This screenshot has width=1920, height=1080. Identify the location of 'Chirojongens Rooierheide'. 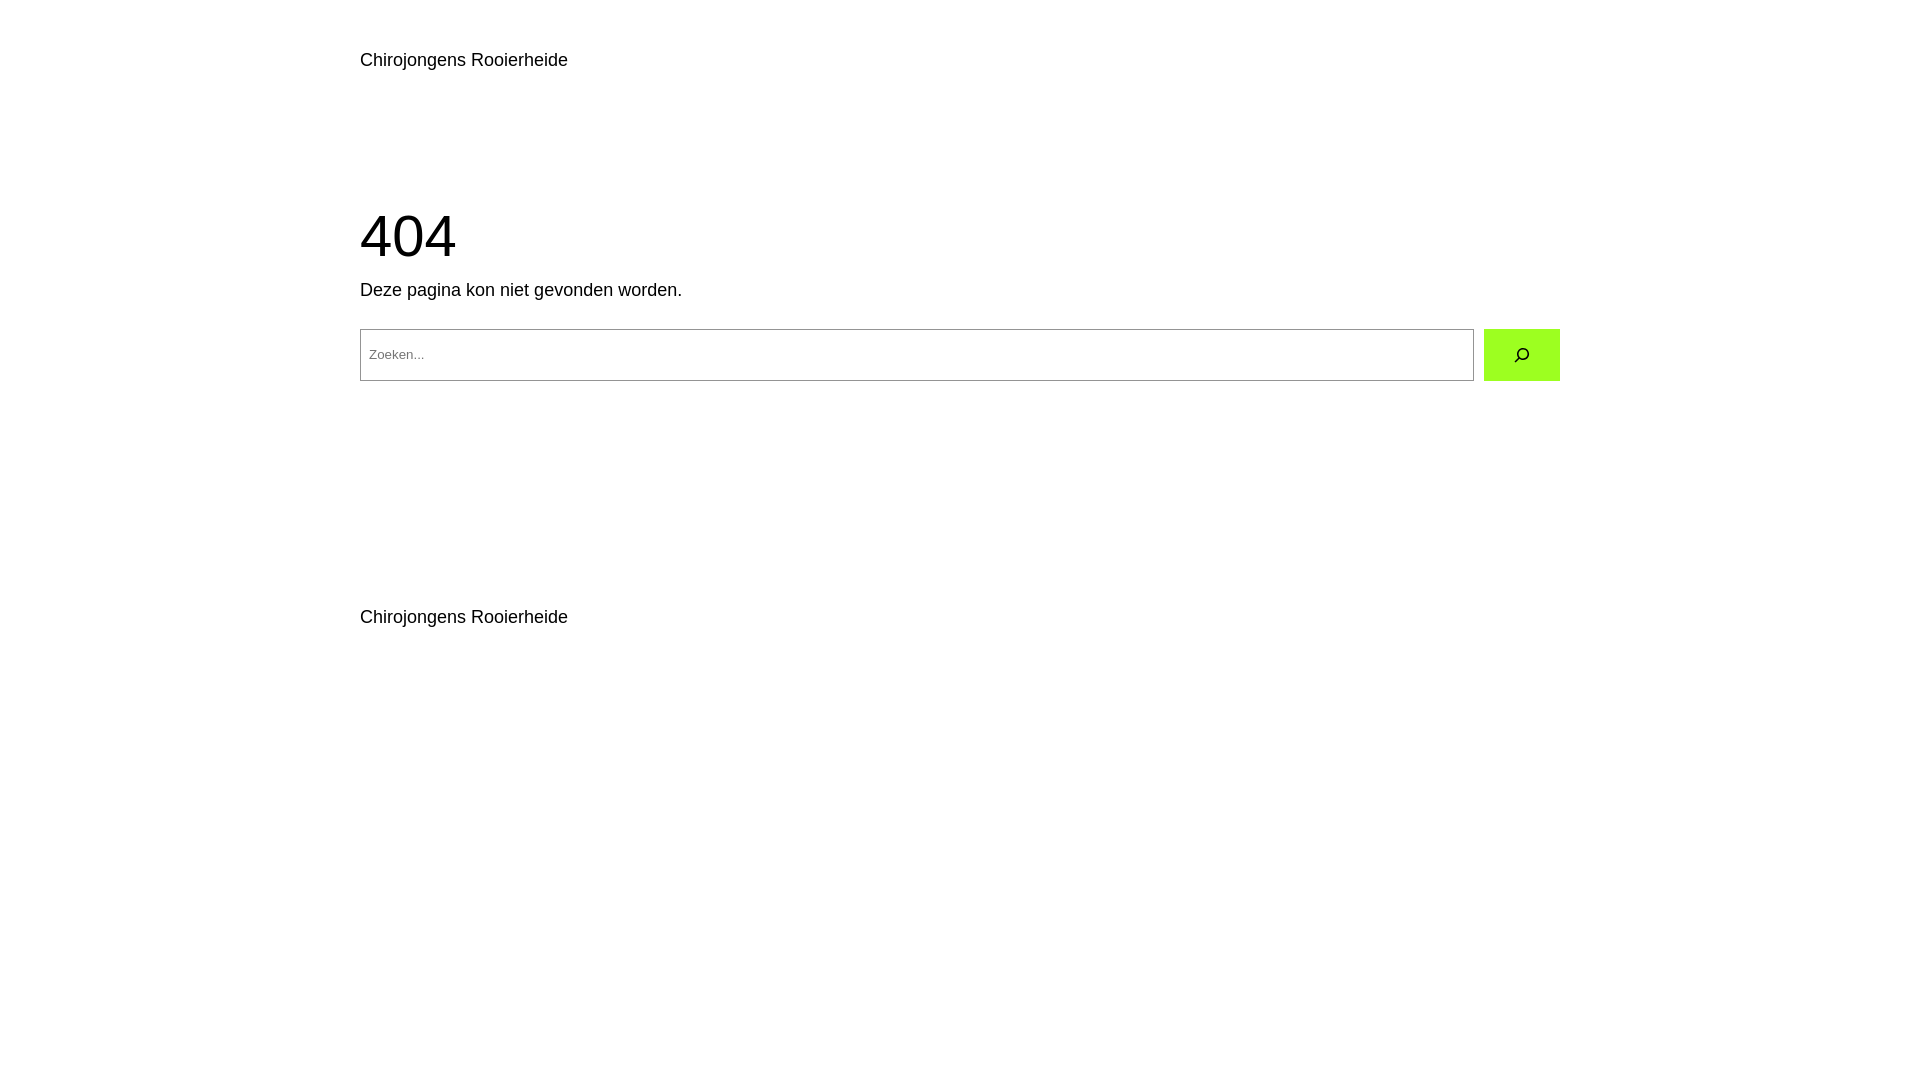
(463, 616).